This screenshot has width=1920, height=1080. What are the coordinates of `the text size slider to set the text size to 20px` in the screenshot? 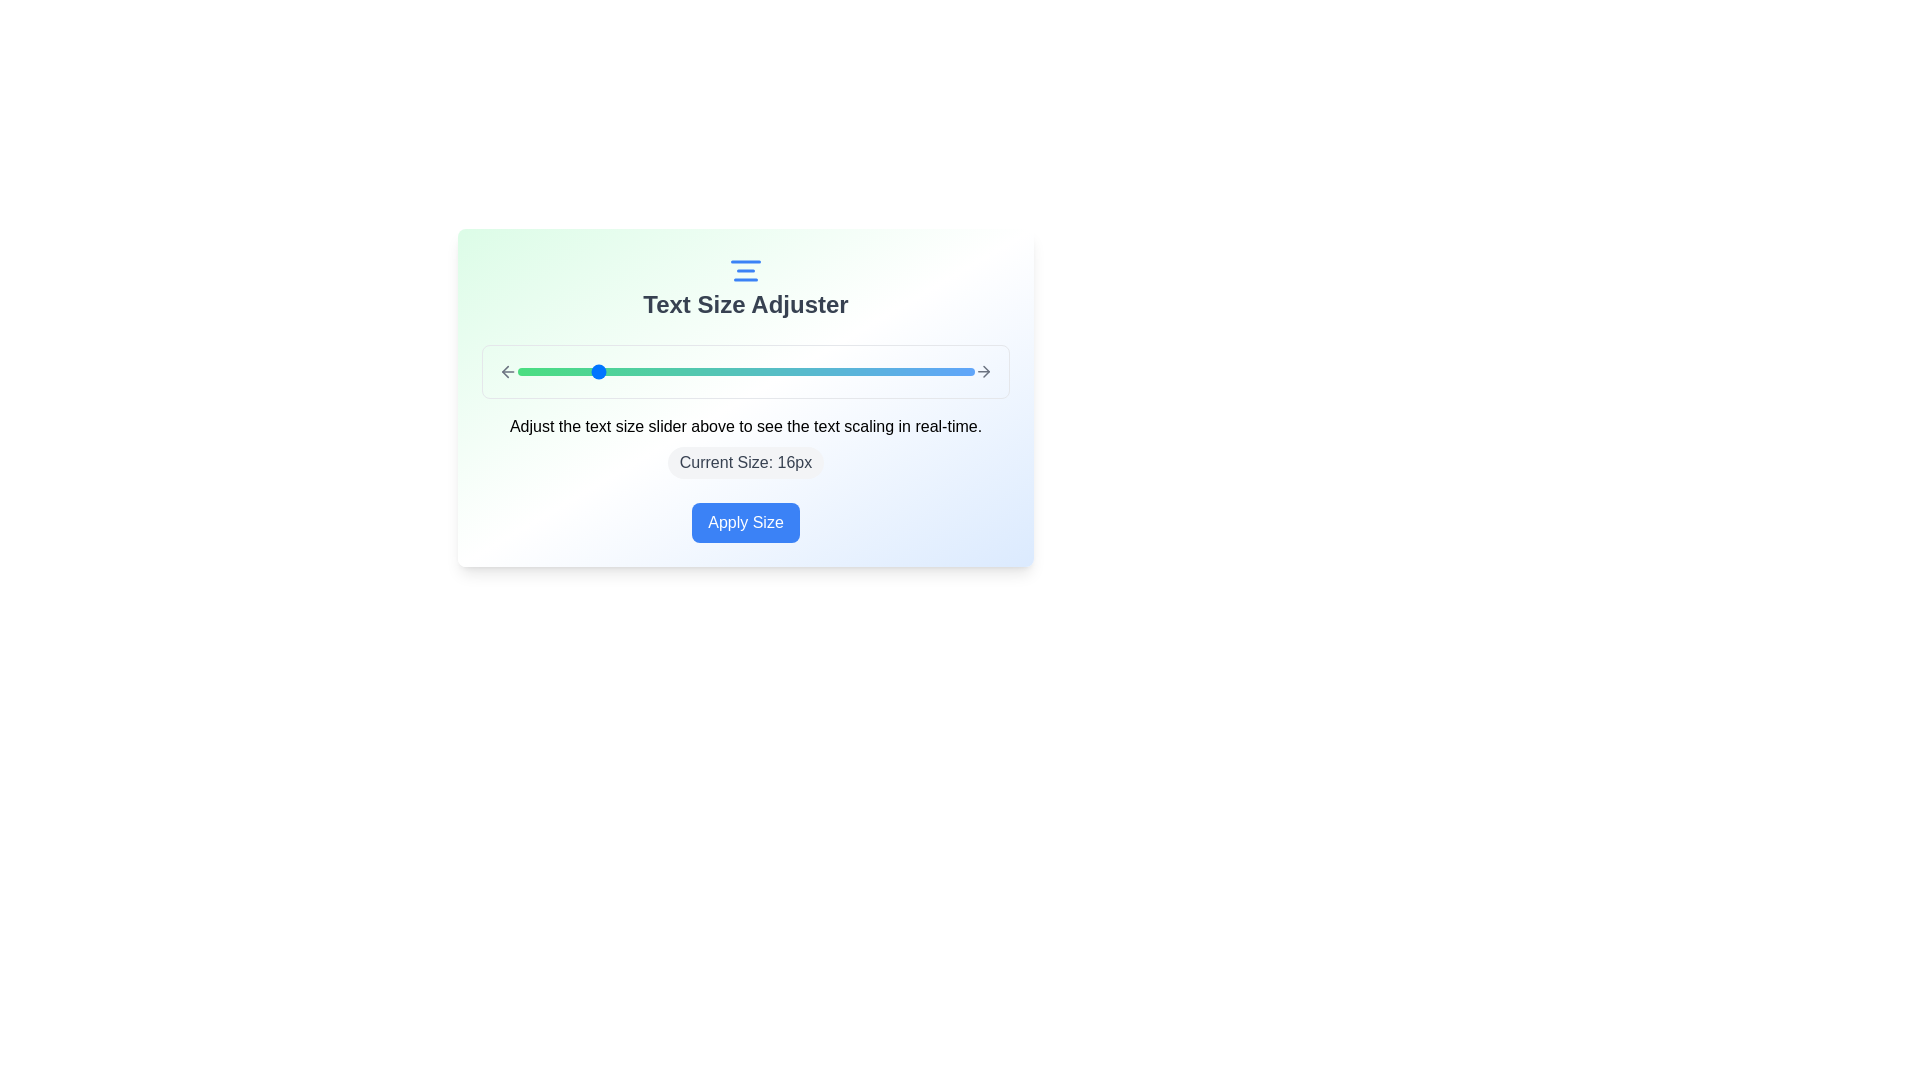 It's located at (669, 371).